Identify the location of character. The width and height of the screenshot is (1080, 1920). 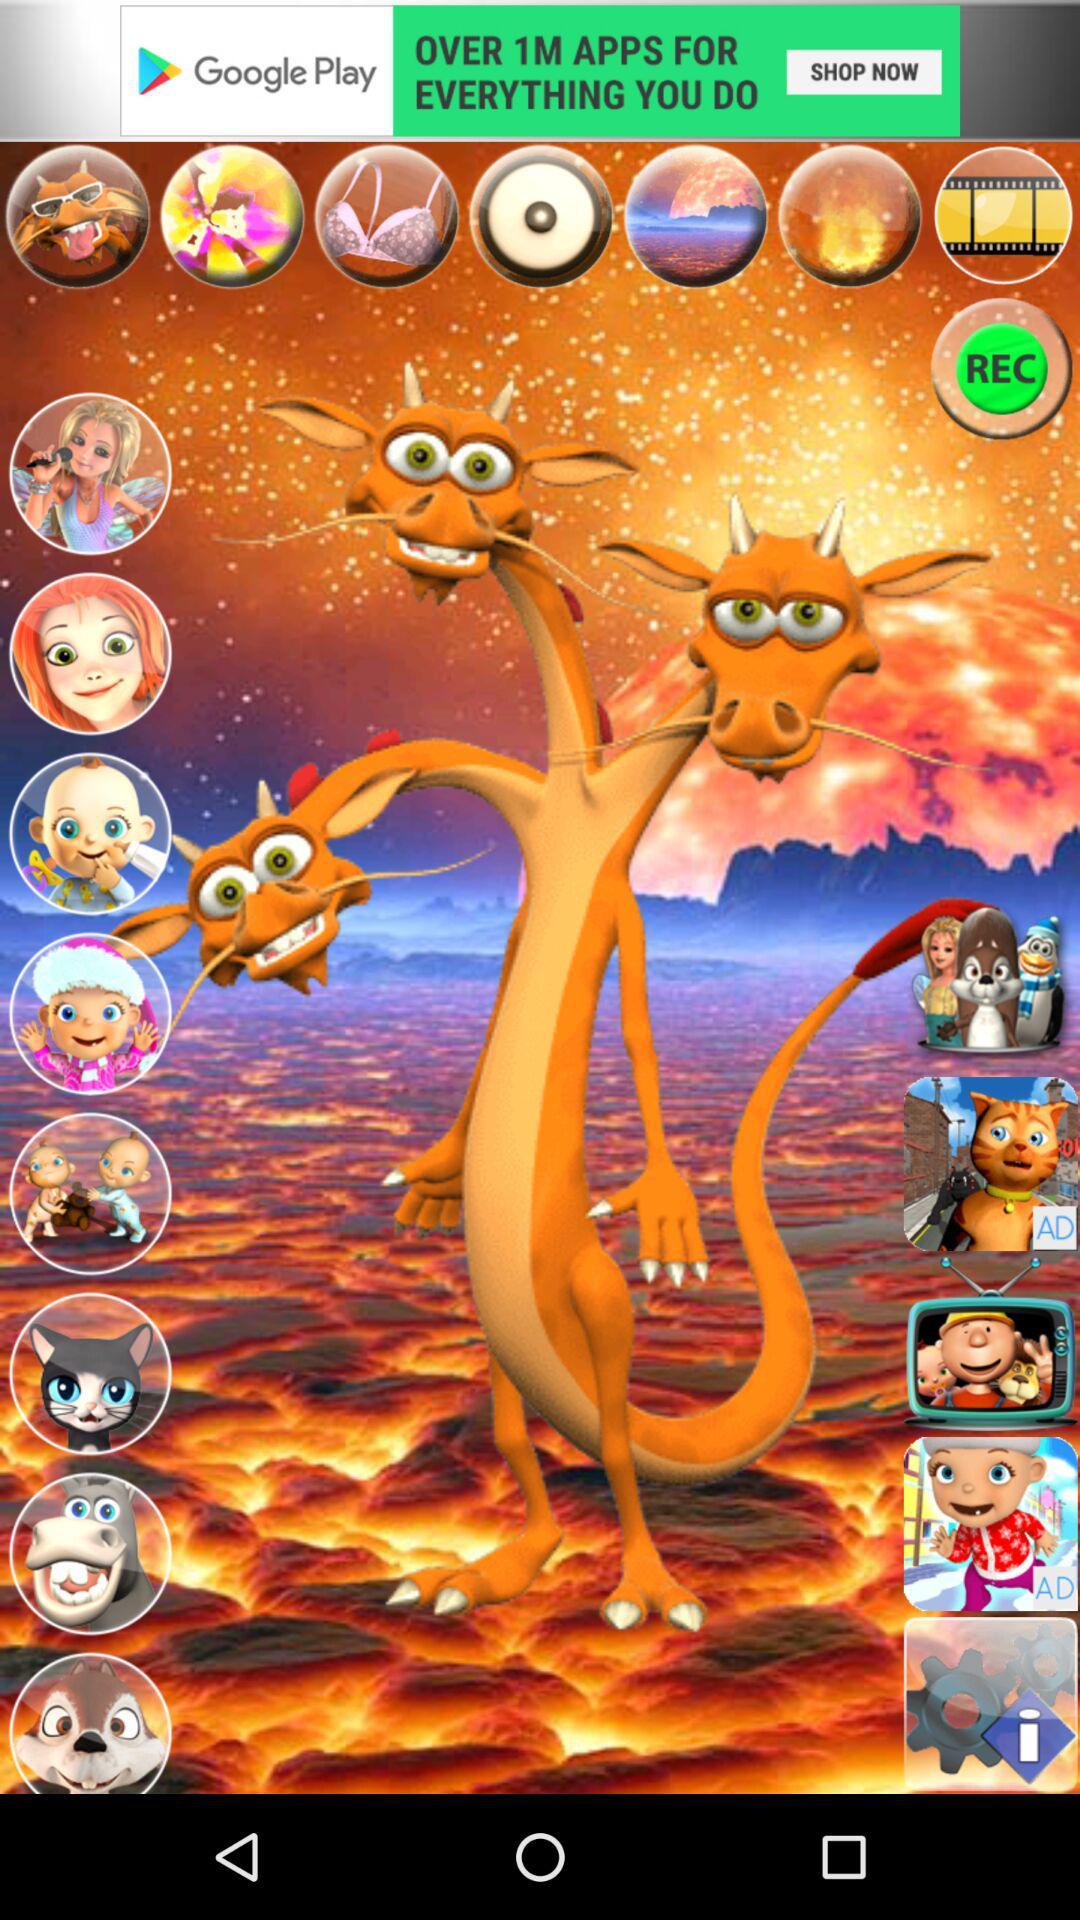
(88, 834).